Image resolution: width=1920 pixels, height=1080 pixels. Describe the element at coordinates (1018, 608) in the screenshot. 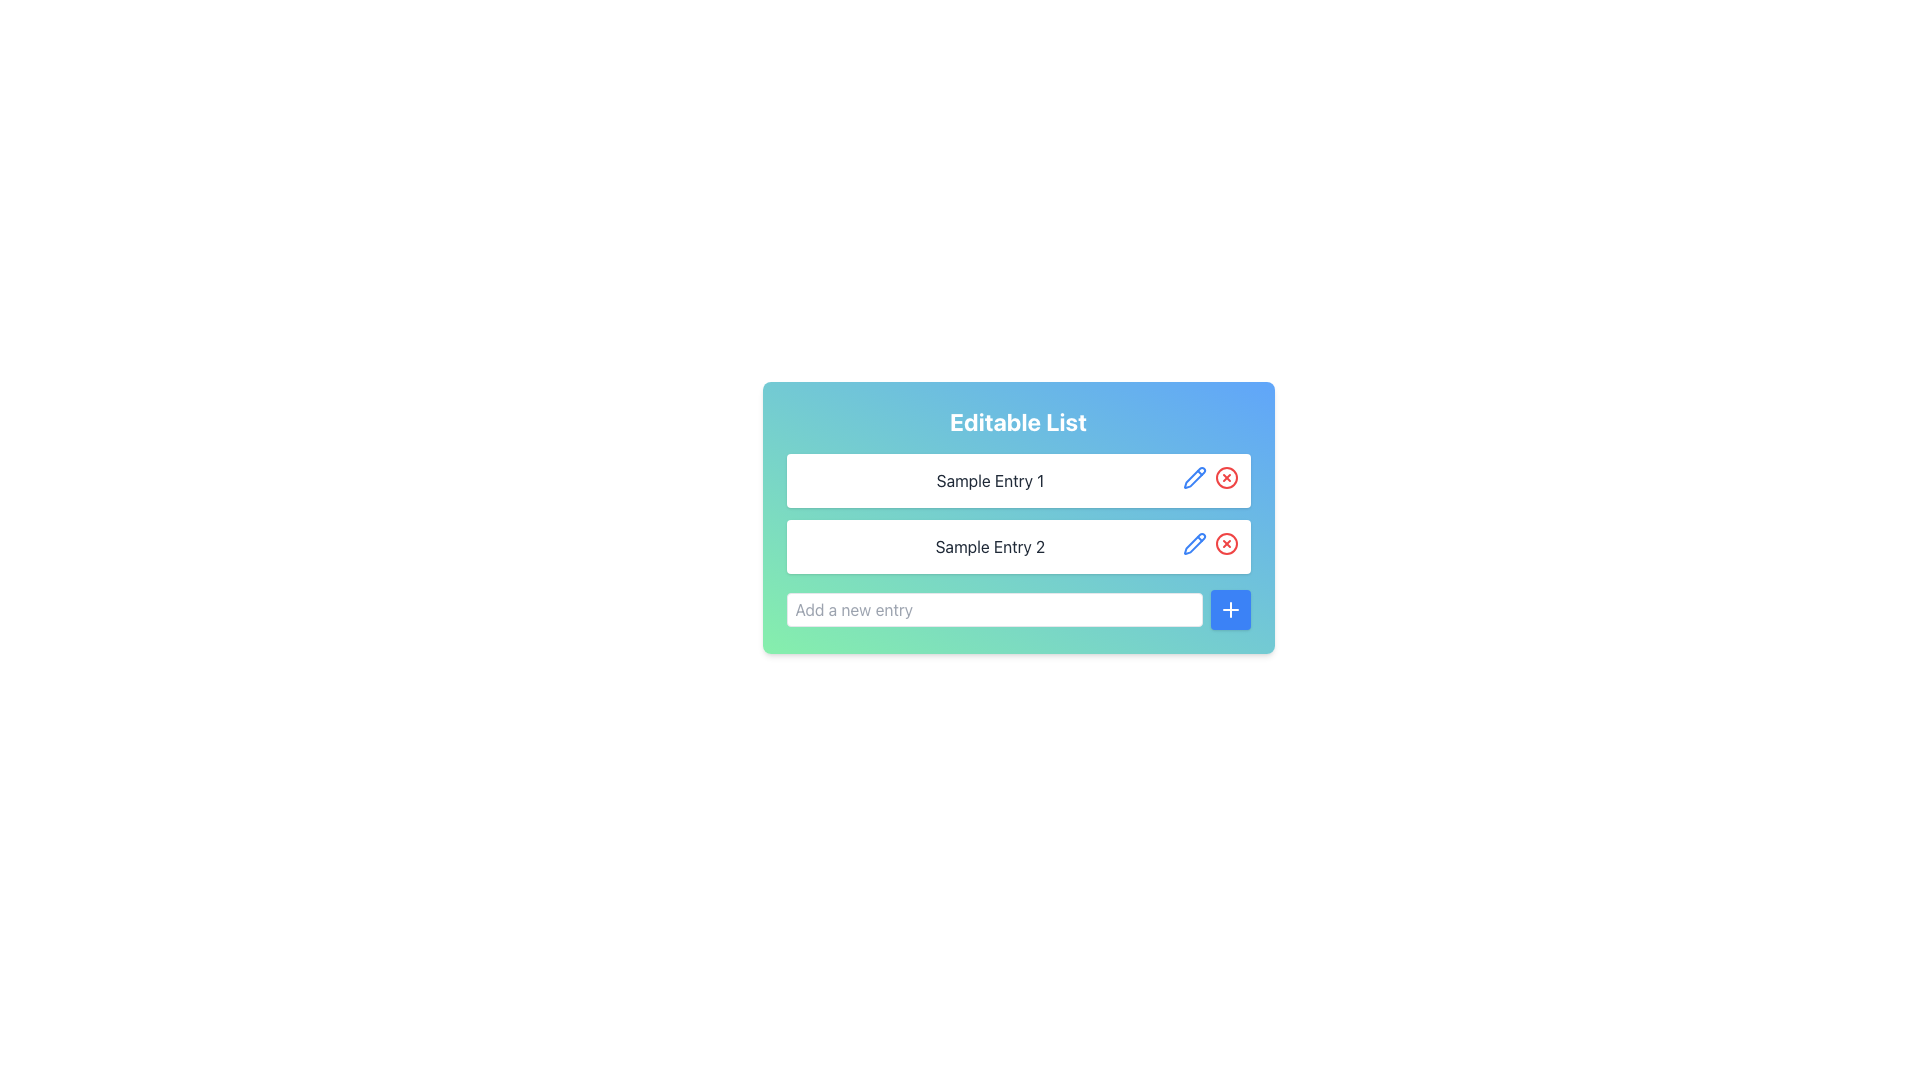

I see `the blue plus button in the 'Editable List' section` at that location.